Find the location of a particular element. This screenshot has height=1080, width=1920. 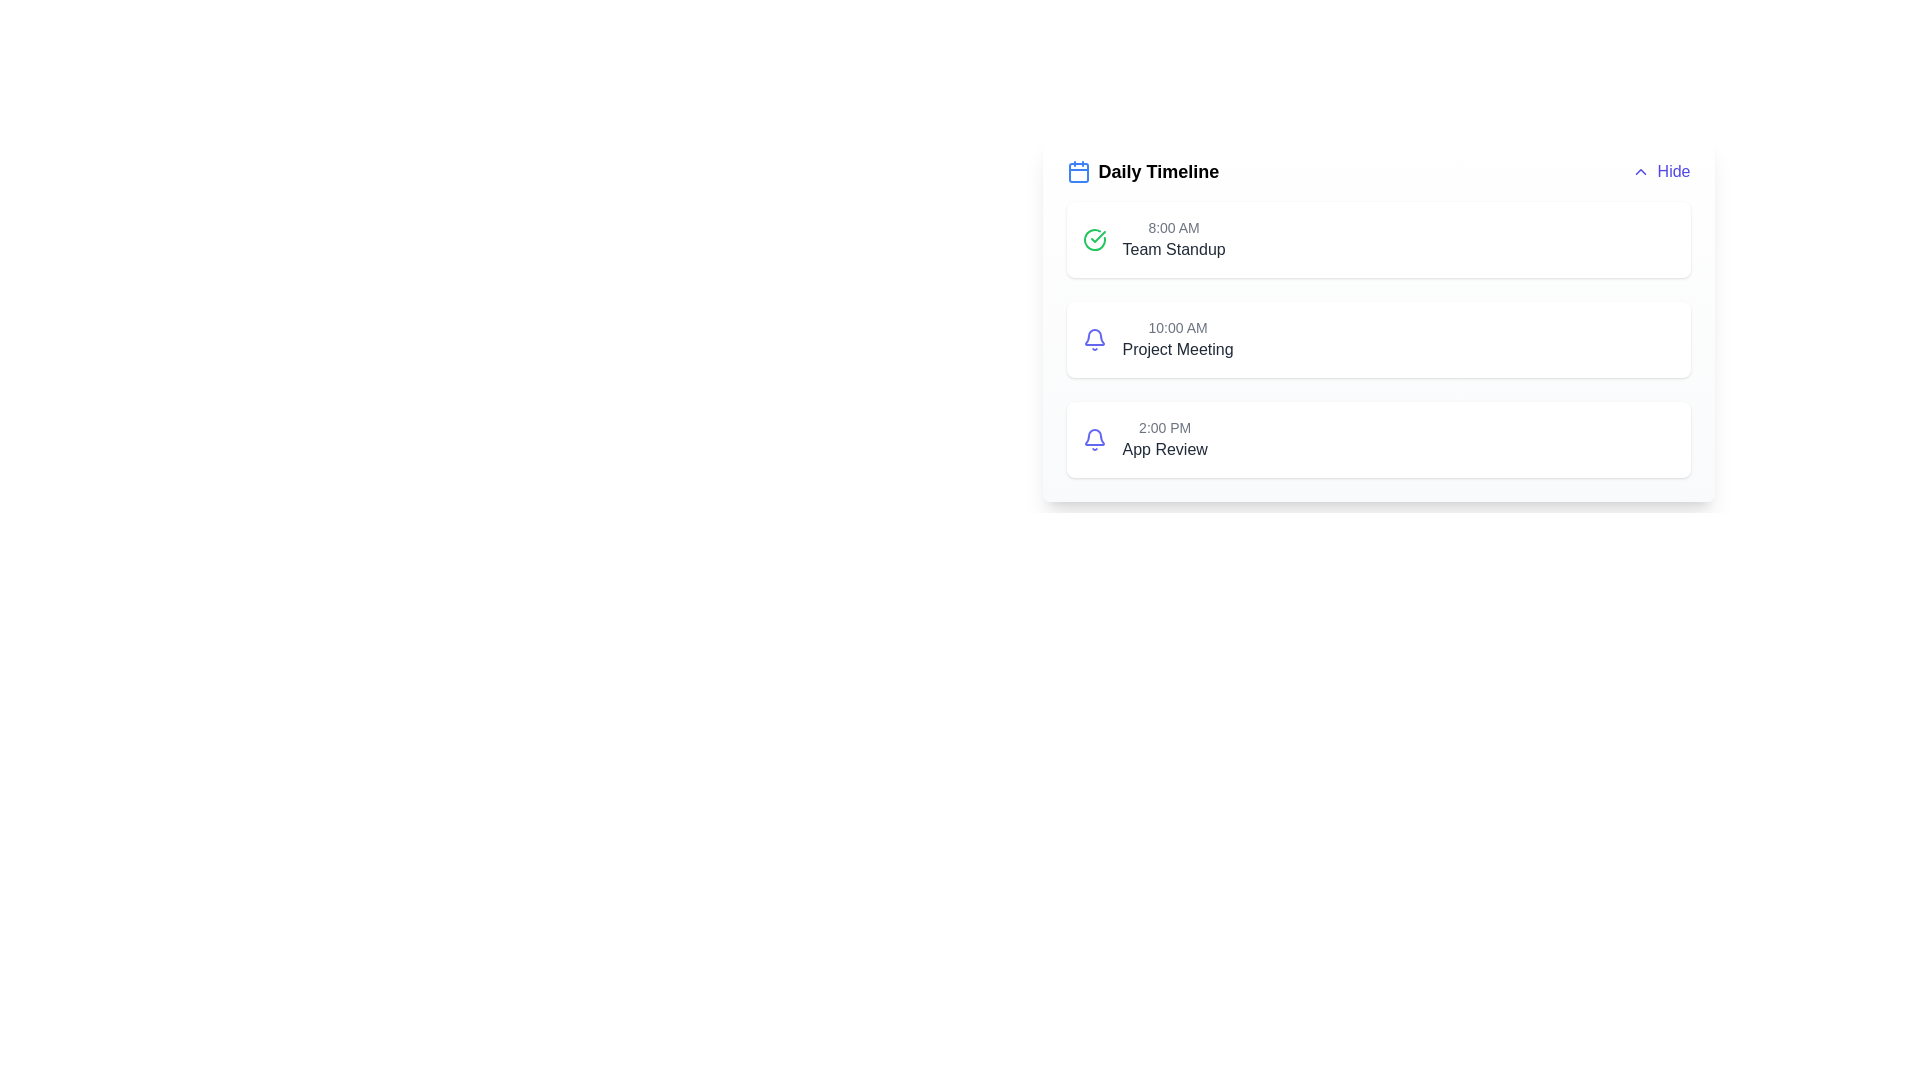

the 'Hide' button located at the top-right corner of the 'Daily Timeline' section is located at coordinates (1660, 171).